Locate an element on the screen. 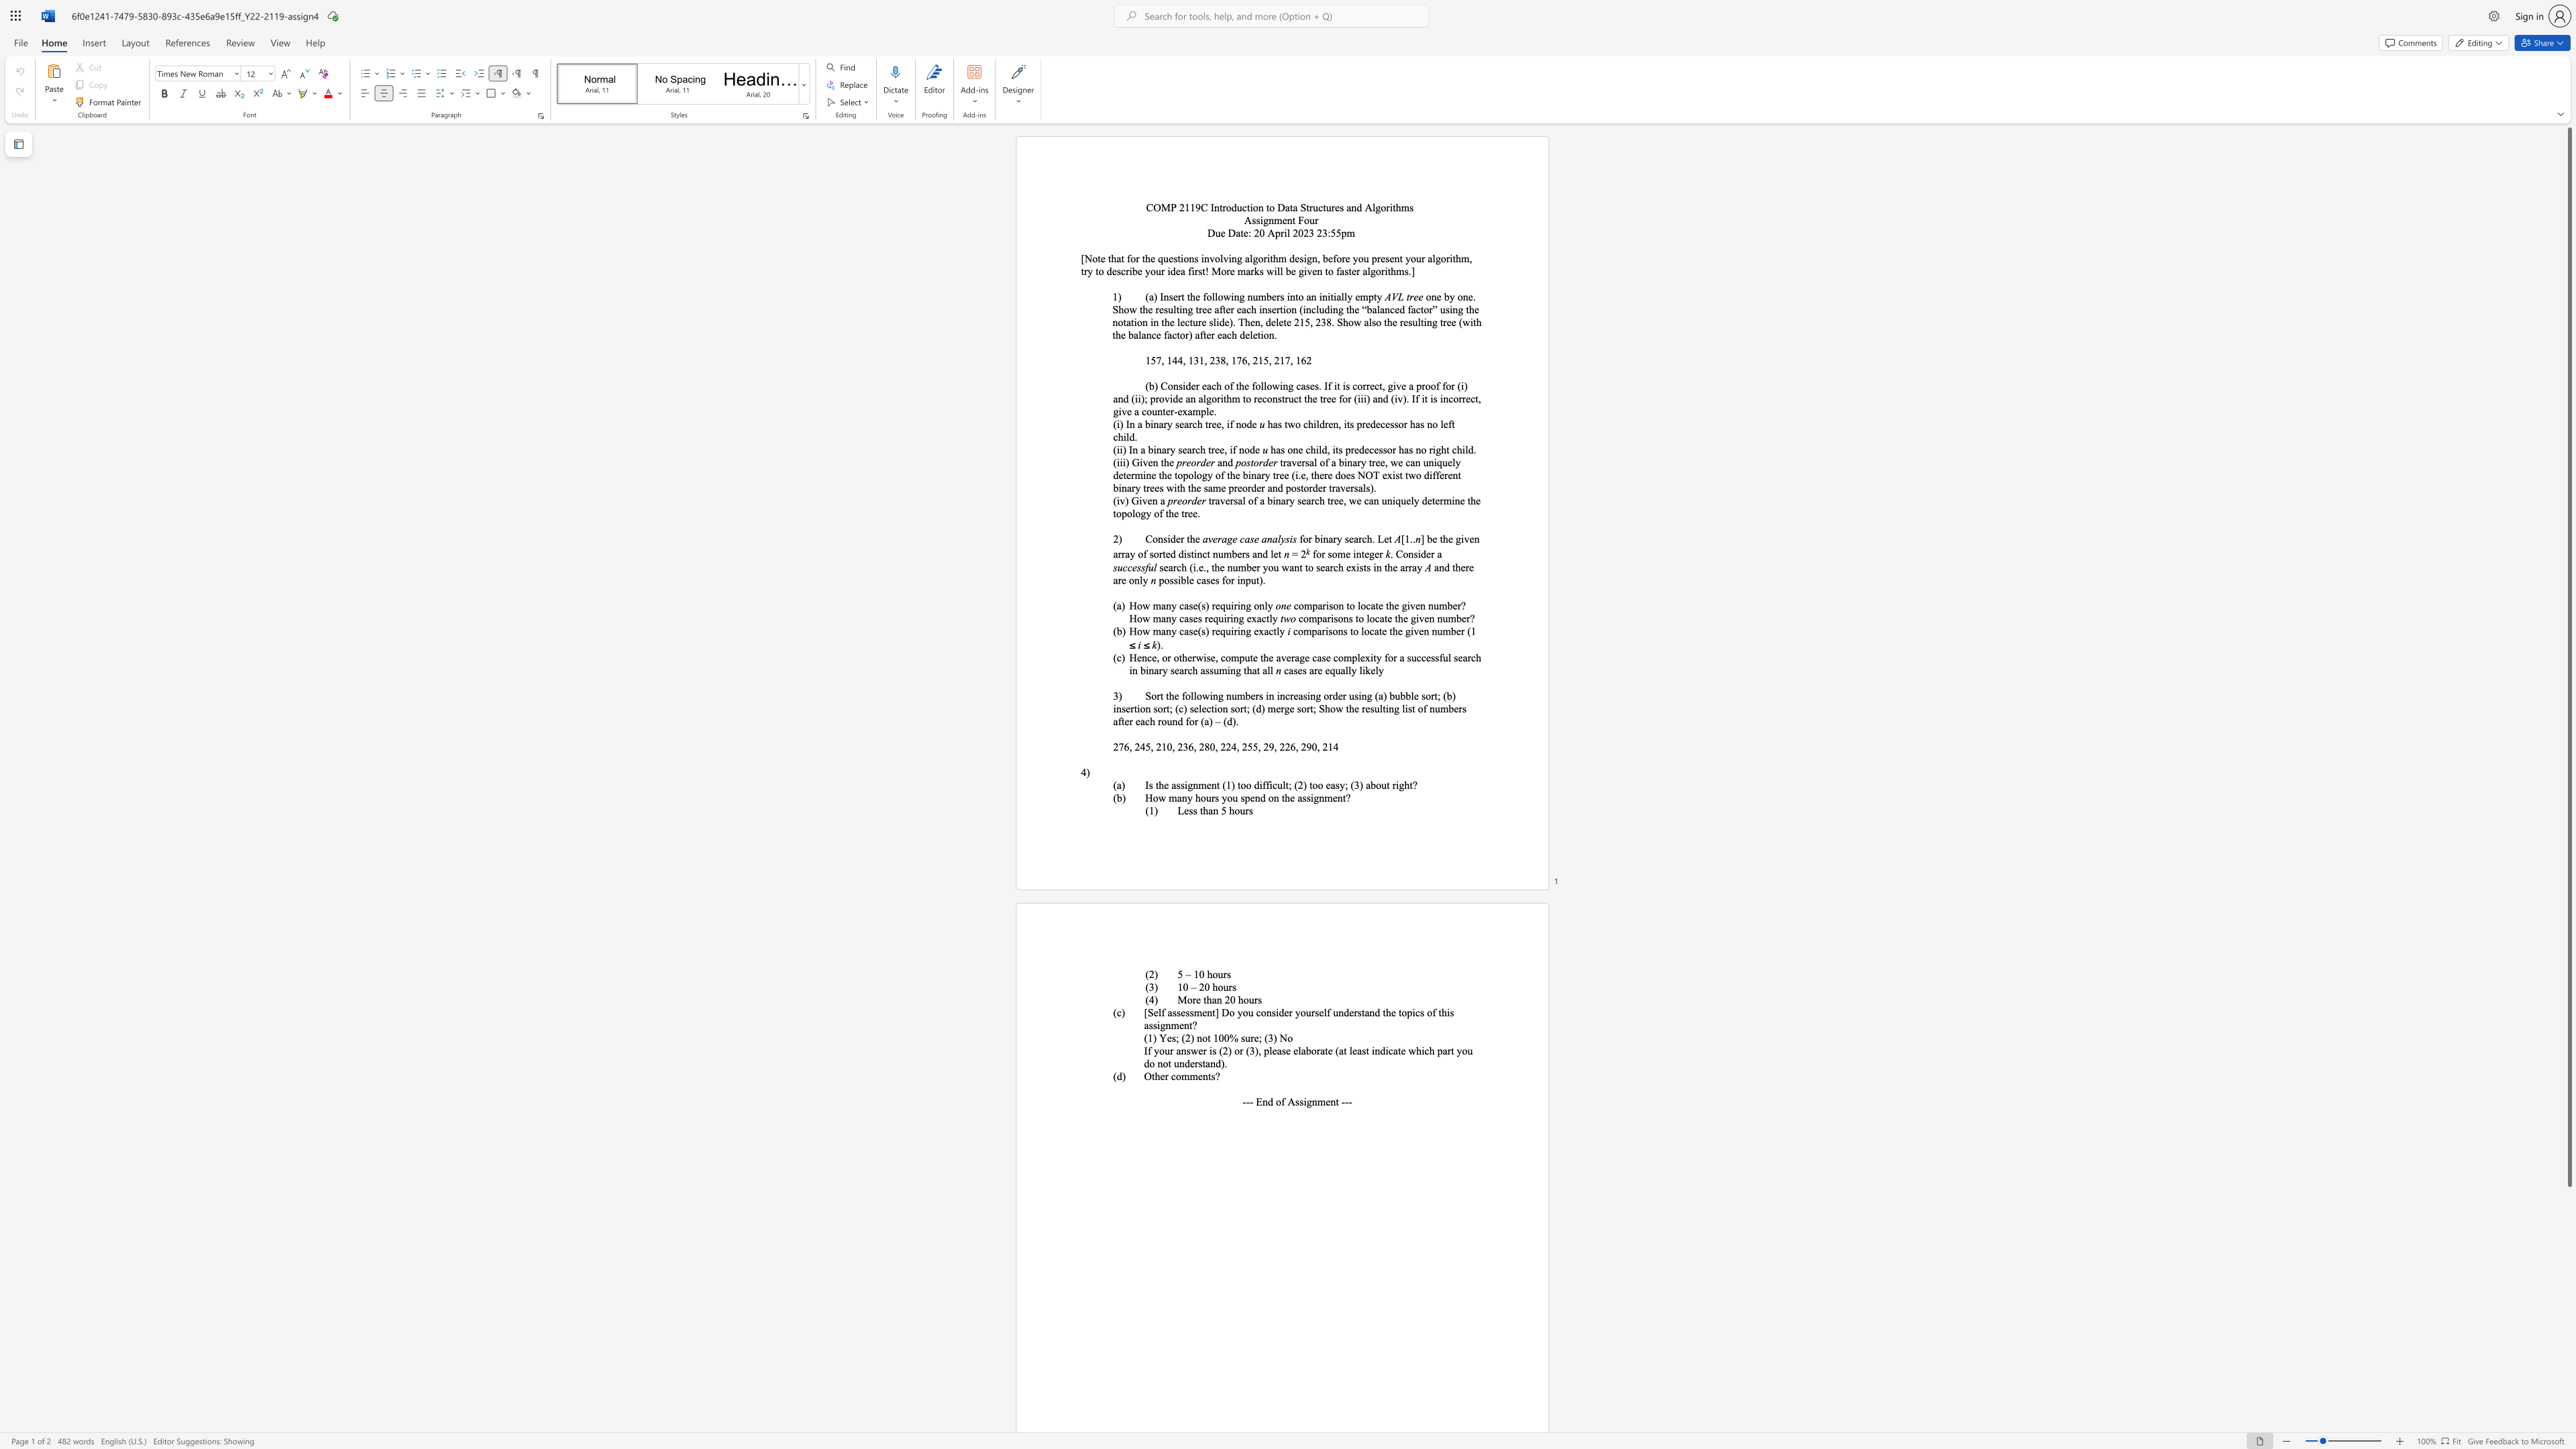  the subset text "a) Insert the following numbers into a" within the text "(a) Insert the following numbers into an initially empty" is located at coordinates (1148, 296).